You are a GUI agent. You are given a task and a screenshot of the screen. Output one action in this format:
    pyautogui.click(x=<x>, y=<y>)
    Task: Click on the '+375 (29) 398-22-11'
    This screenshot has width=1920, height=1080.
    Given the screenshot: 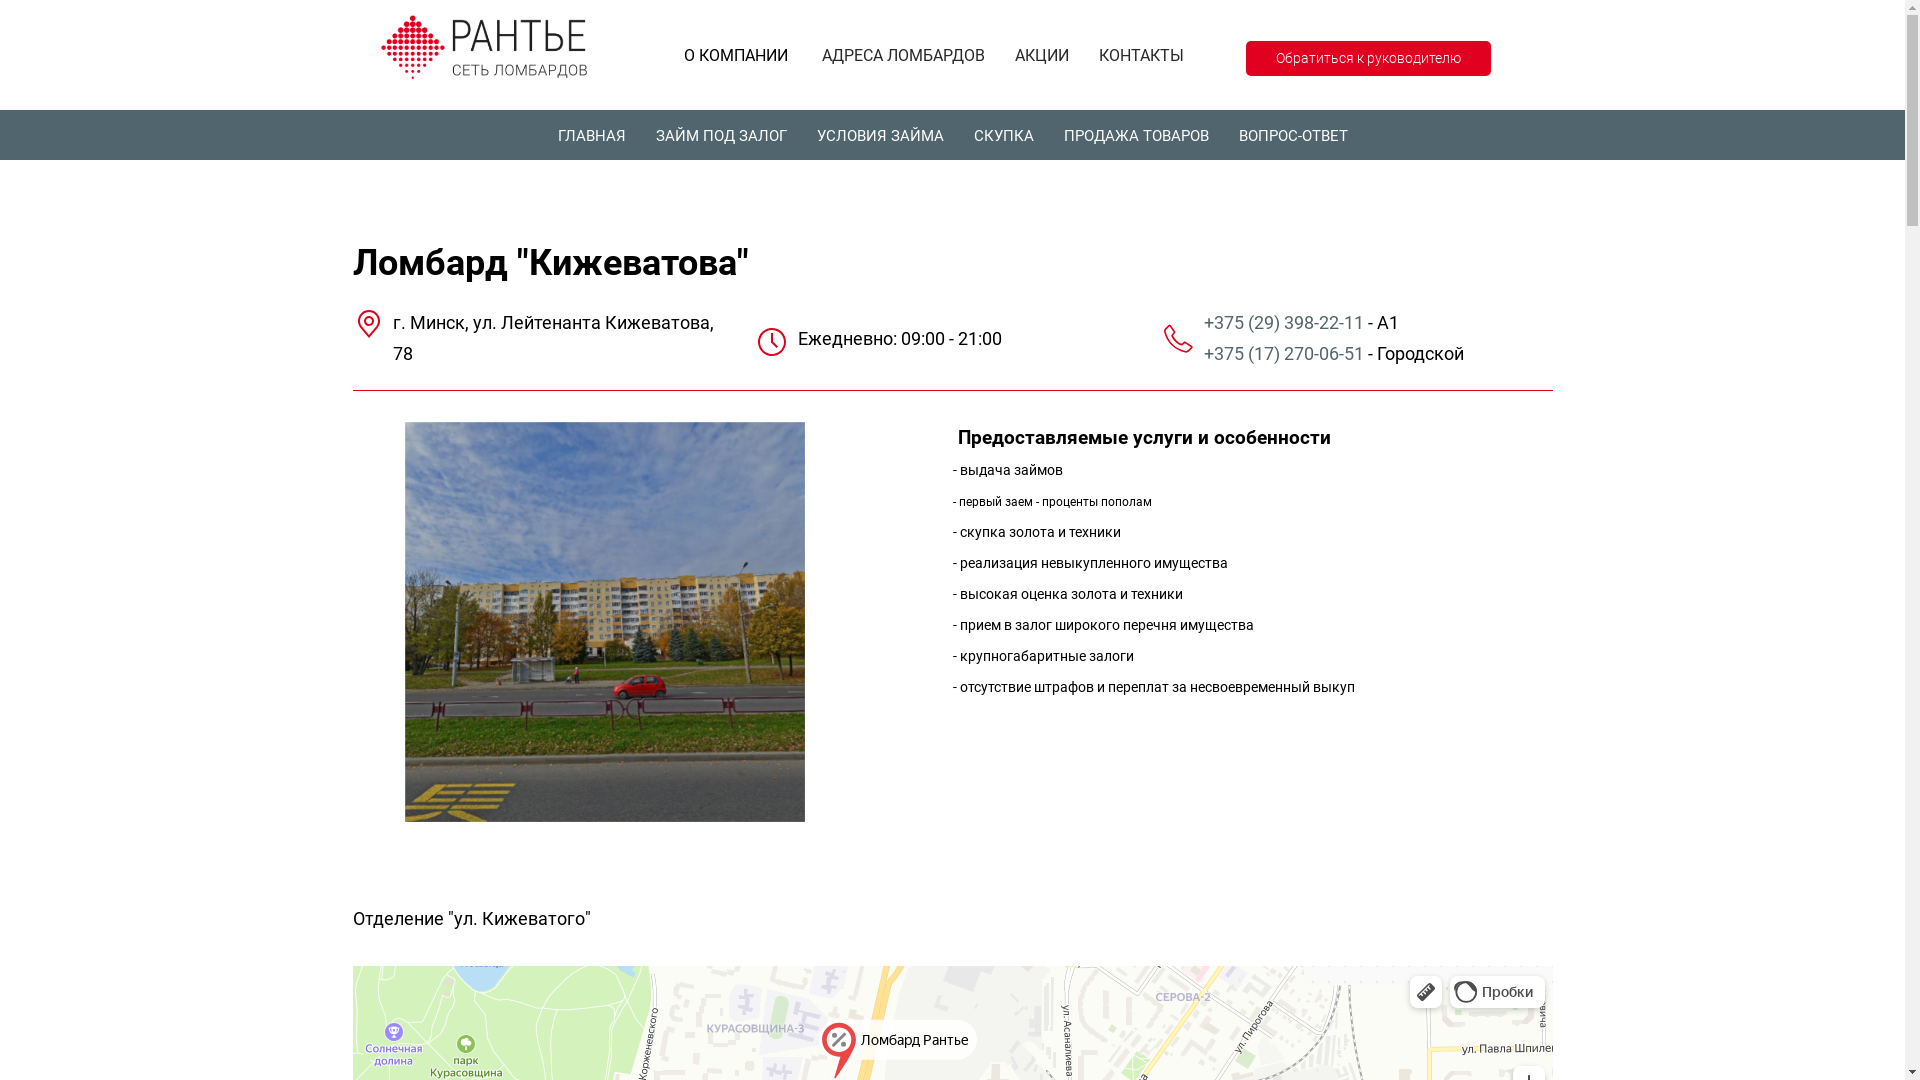 What is the action you would take?
    pyautogui.click(x=1203, y=321)
    